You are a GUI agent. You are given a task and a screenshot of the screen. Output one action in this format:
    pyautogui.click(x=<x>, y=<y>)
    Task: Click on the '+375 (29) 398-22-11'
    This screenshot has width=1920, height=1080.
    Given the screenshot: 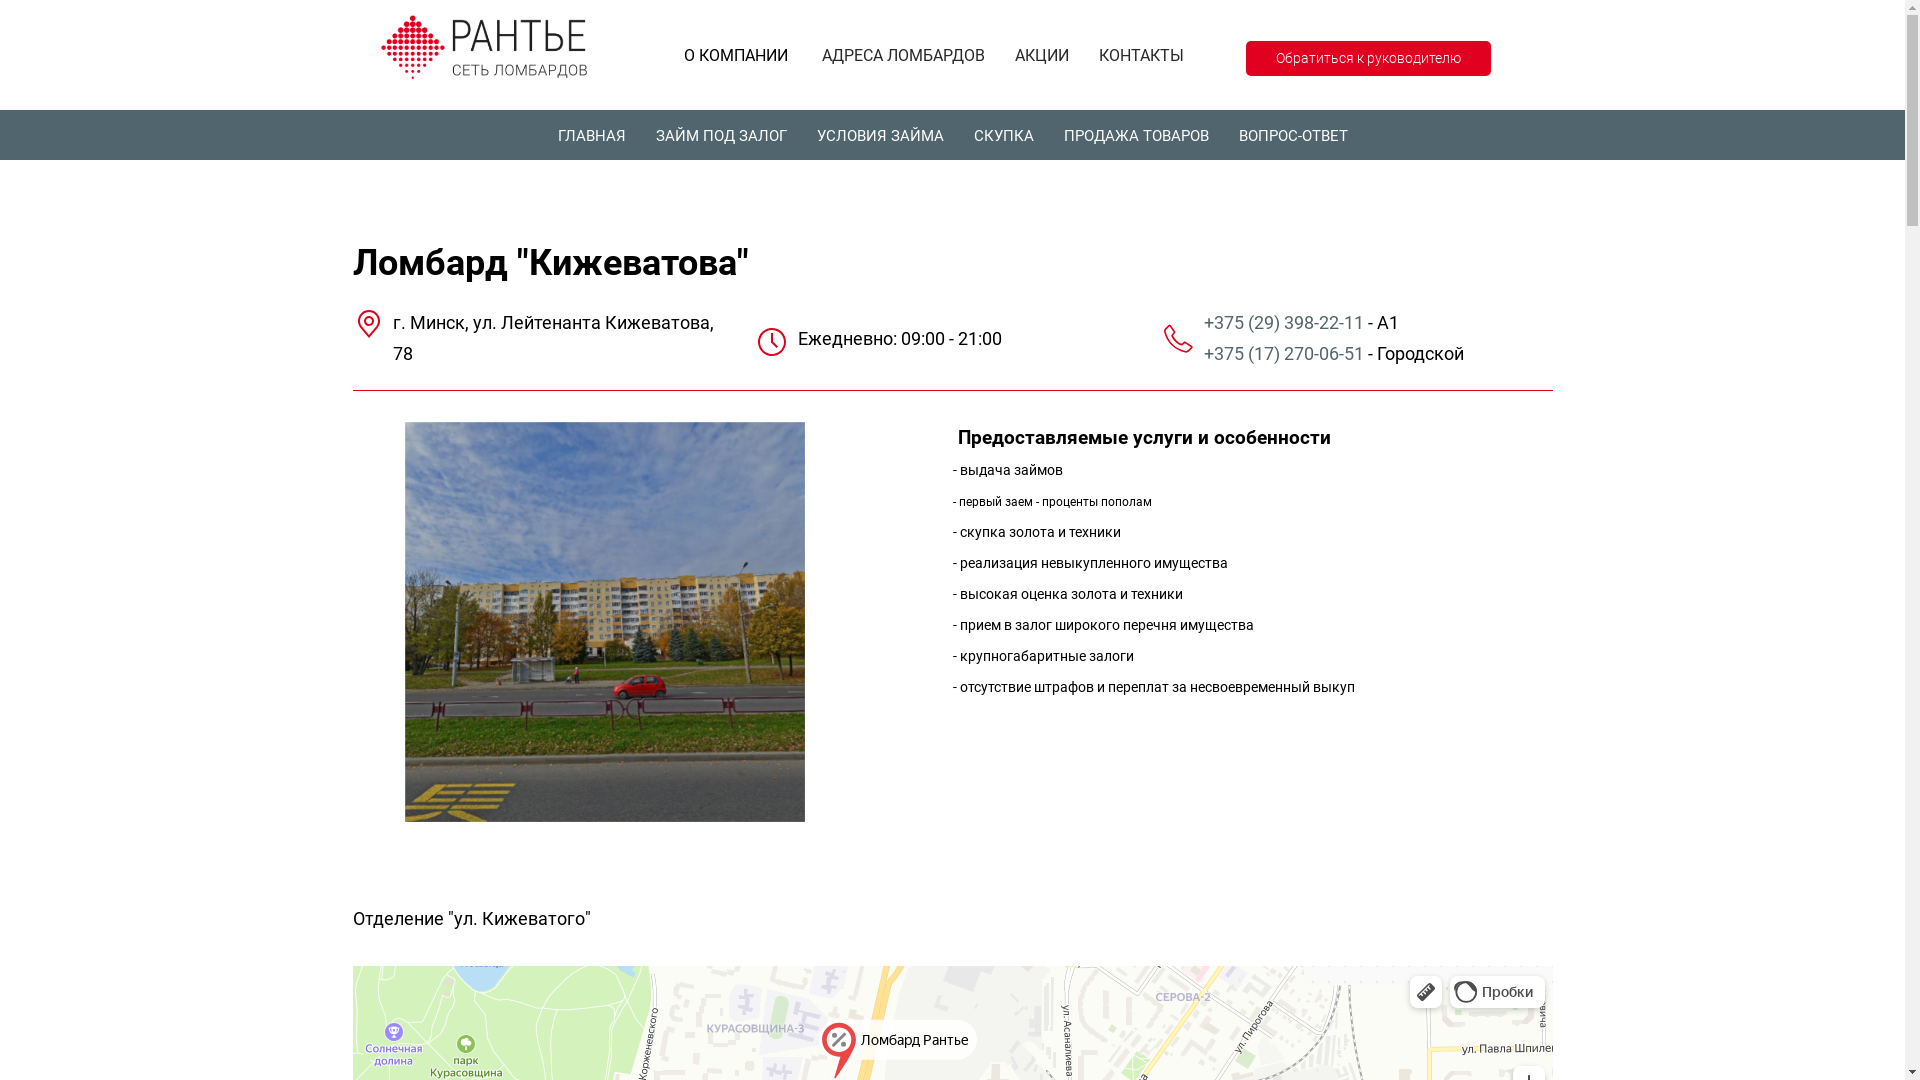 What is the action you would take?
    pyautogui.click(x=1203, y=321)
    